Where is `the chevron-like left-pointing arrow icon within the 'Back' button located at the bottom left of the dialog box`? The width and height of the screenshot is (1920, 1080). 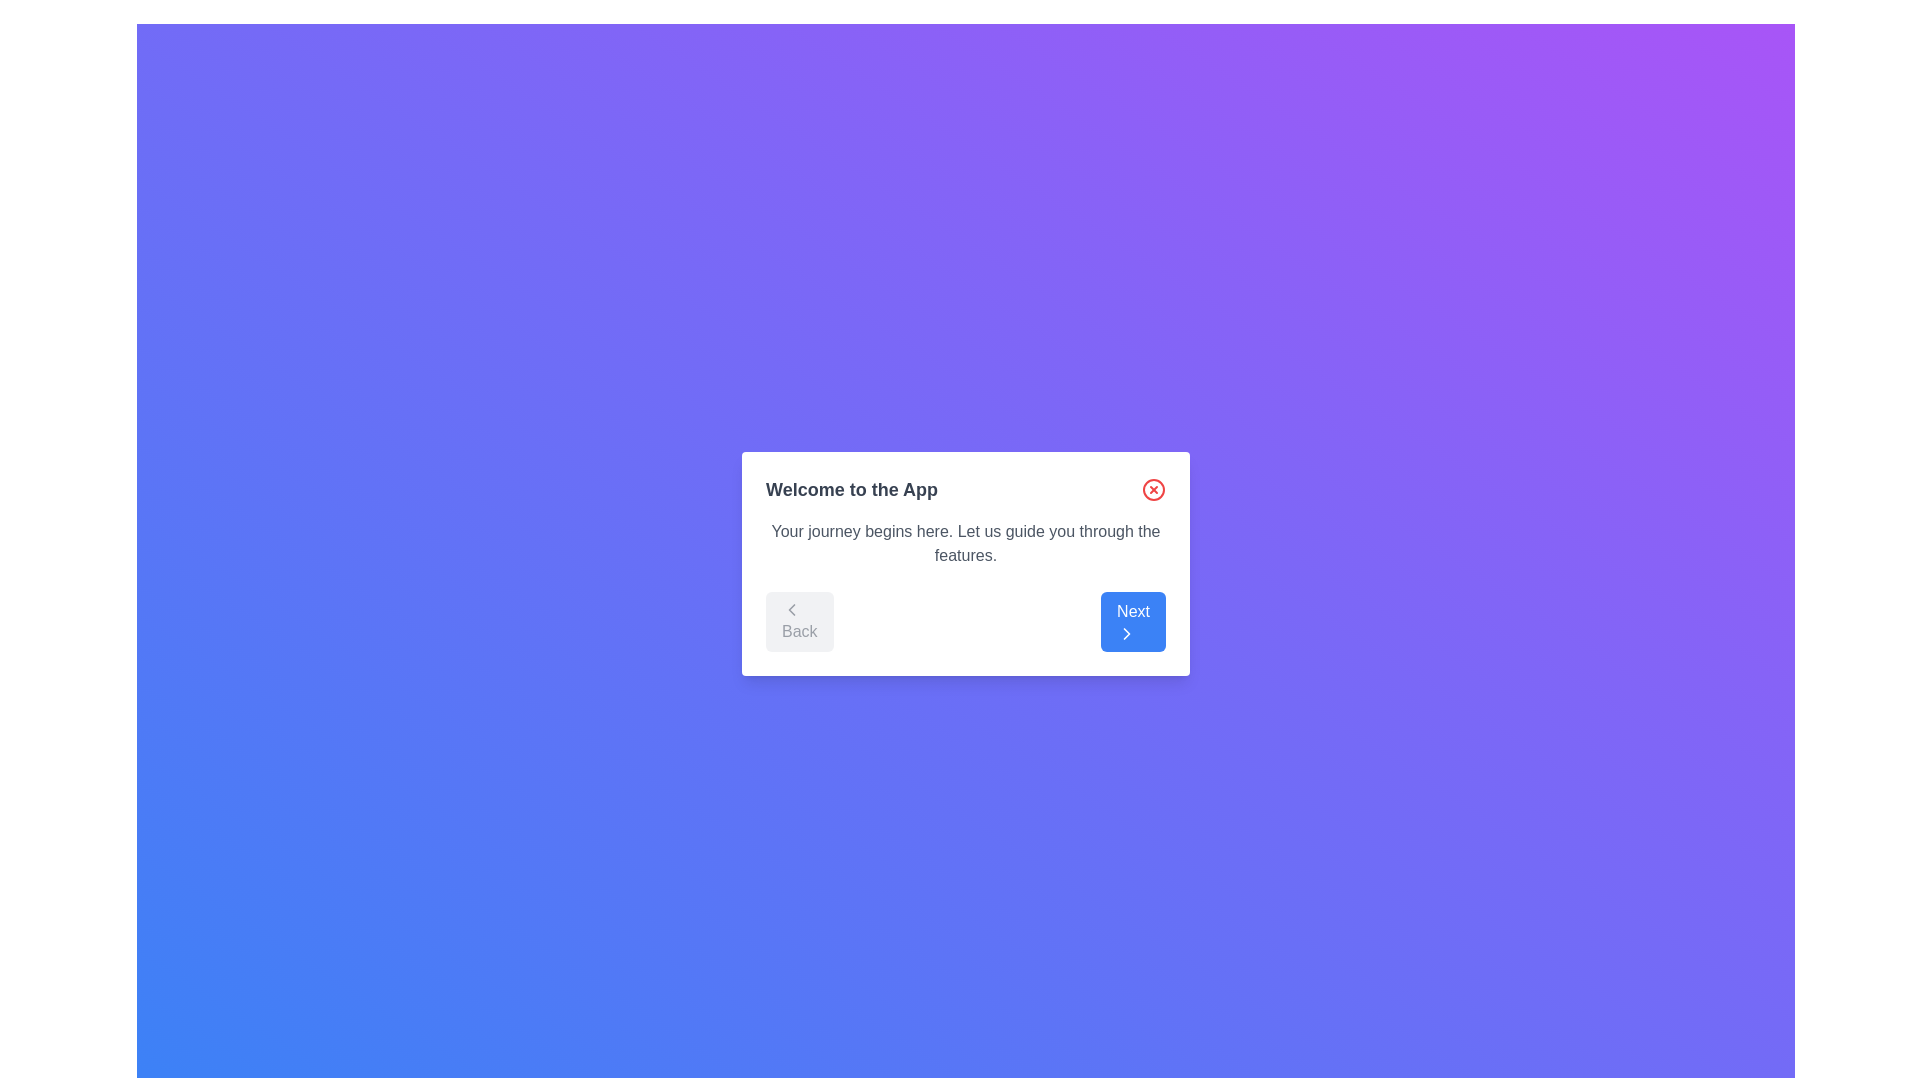
the chevron-like left-pointing arrow icon within the 'Back' button located at the bottom left of the dialog box is located at coordinates (791, 608).